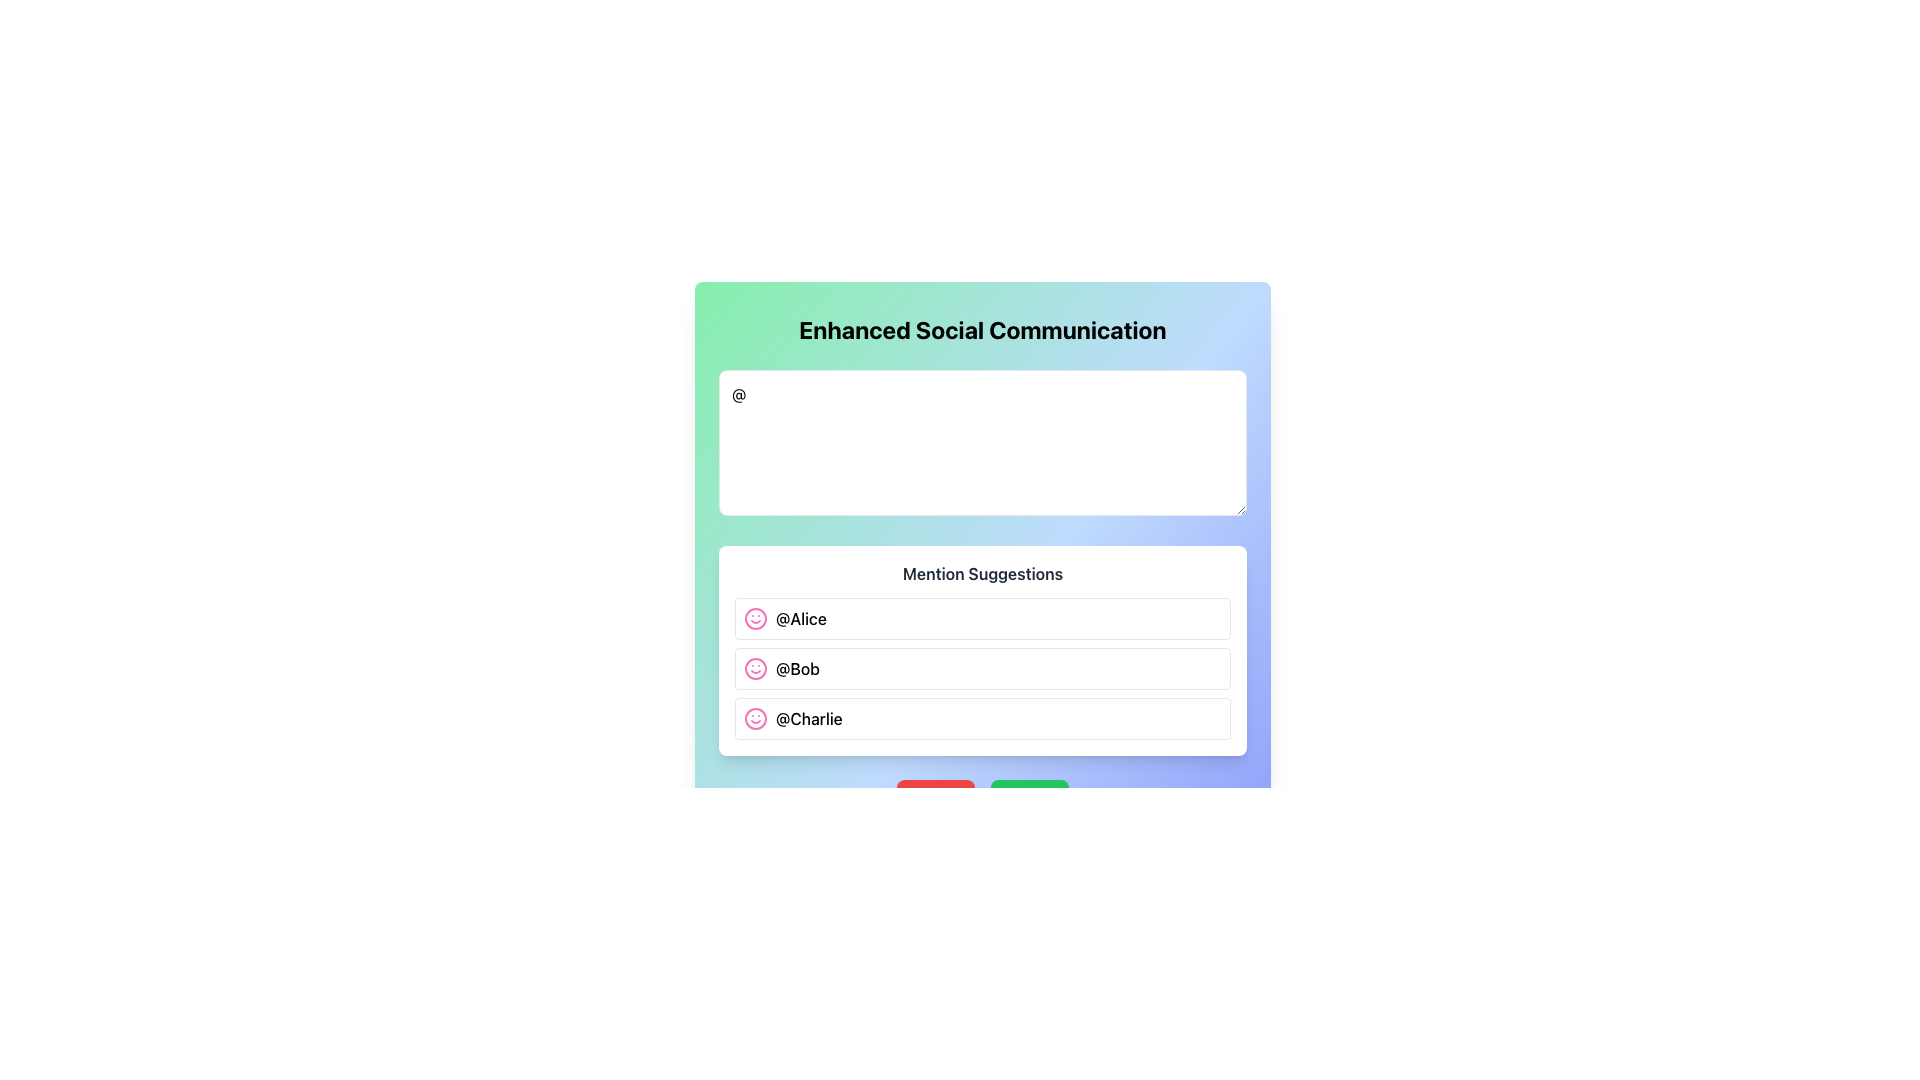 The image size is (1920, 1080). Describe the element at coordinates (796, 668) in the screenshot. I see `the text label displaying '@Bob' in the 'Mention Suggestions' section, which is styled with a bold font and is located between '@Alice' and '@Charlie'` at that location.